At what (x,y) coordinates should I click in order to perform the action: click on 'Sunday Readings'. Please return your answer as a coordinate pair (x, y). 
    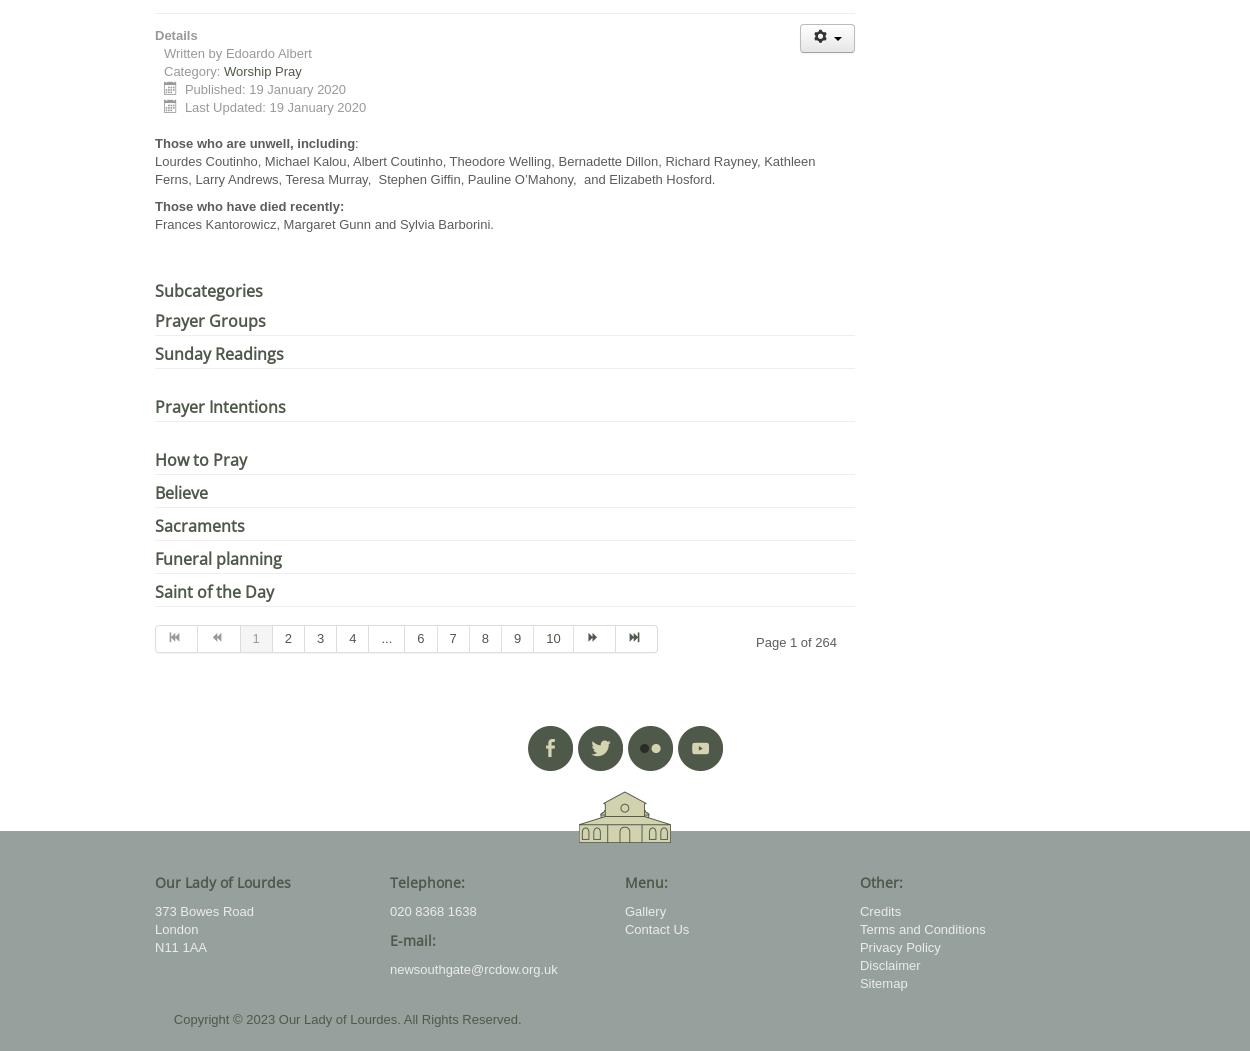
    Looking at the image, I should click on (218, 353).